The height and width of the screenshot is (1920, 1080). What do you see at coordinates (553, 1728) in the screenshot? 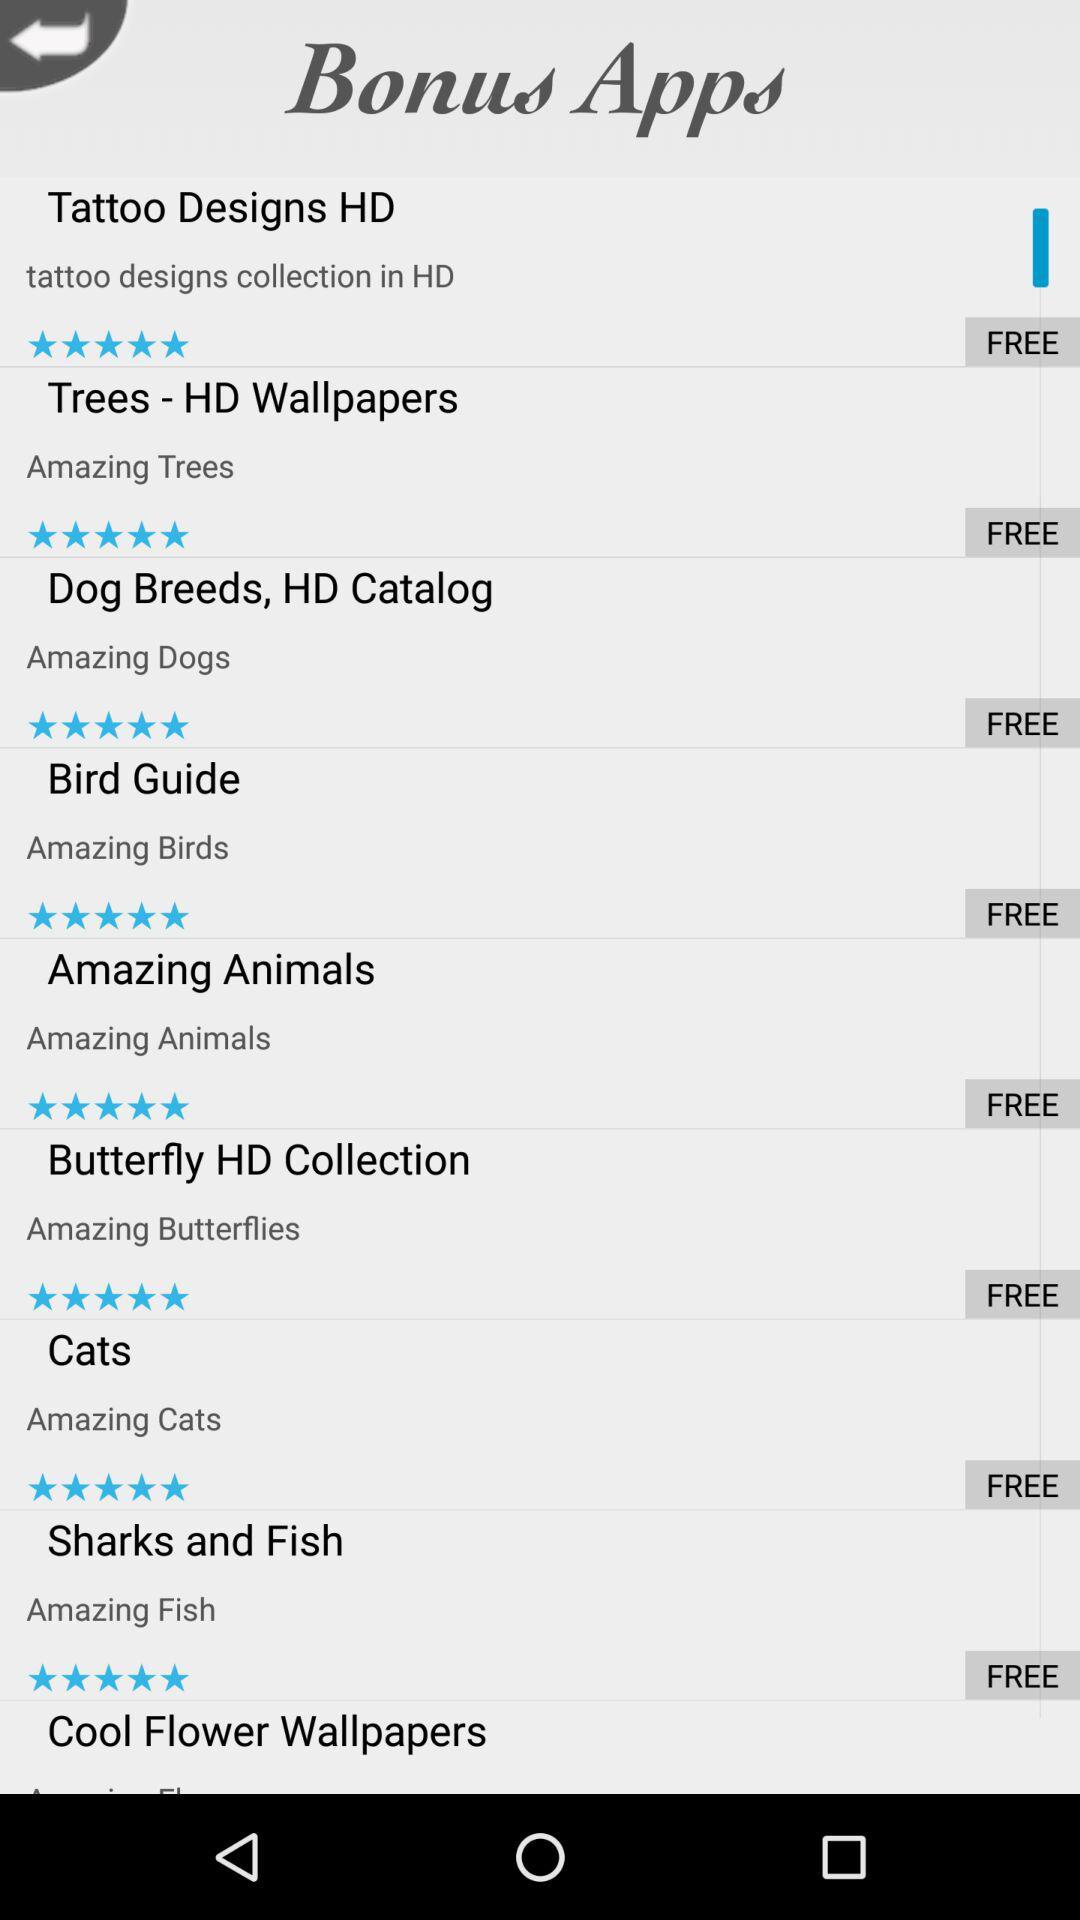
I see `cool flower wallpapers  item` at bounding box center [553, 1728].